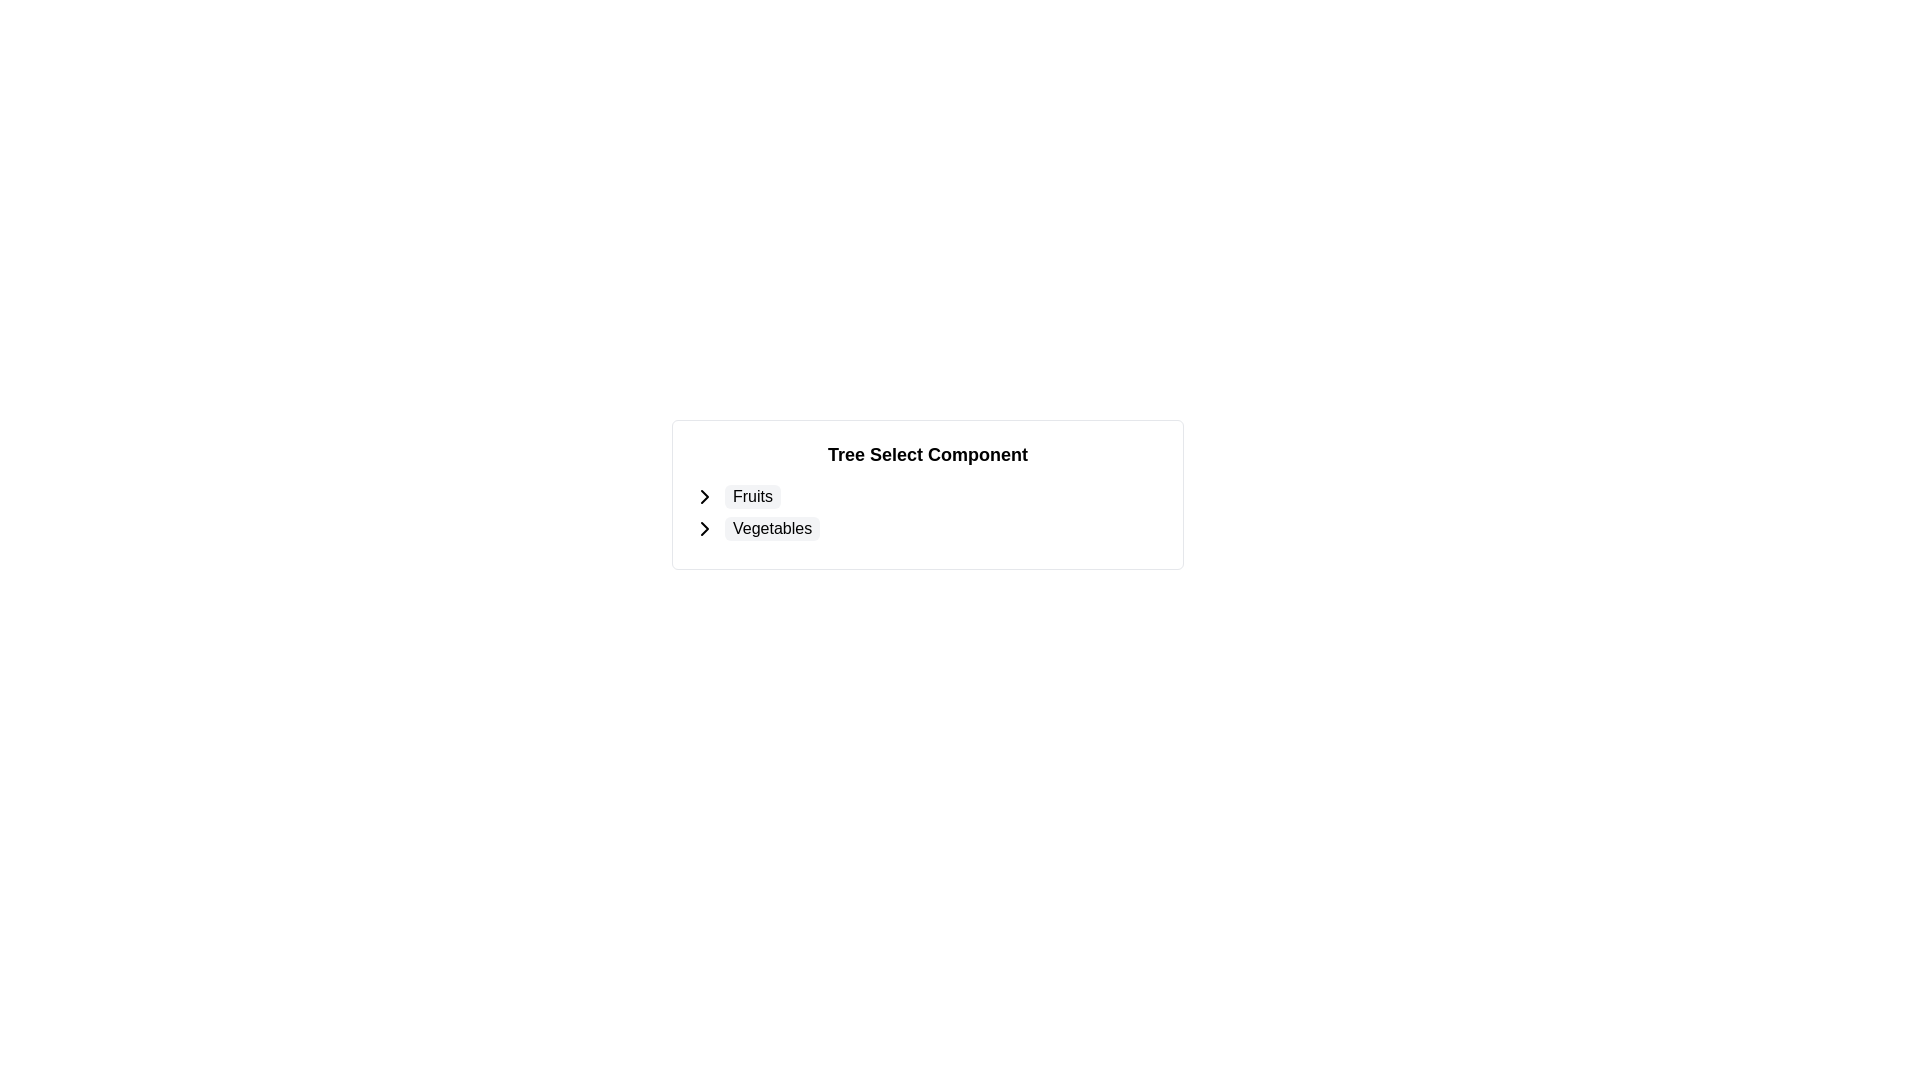 This screenshot has height=1080, width=1920. I want to click on the third selectable list item labeled 'Fruits' under the 'Tree Select Component' heading, so click(752, 496).